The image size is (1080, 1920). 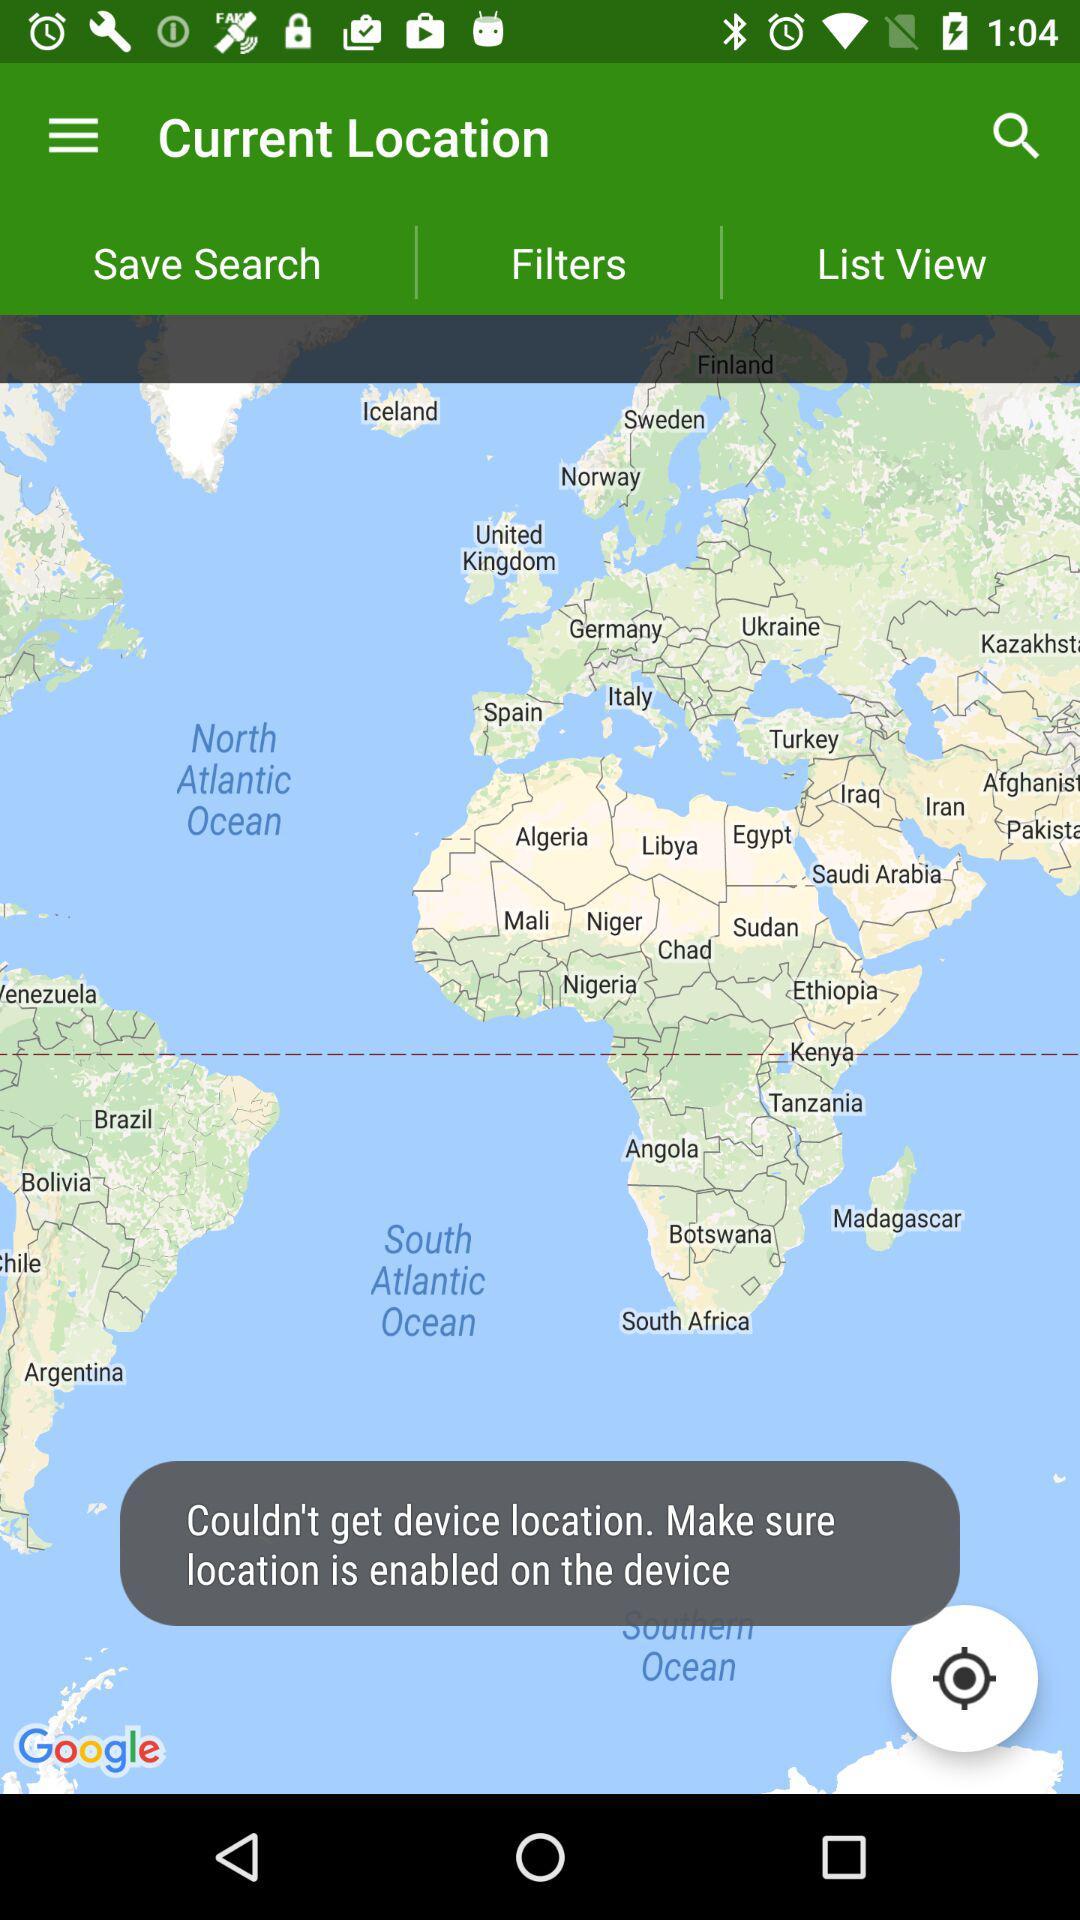 I want to click on the location_crosshair icon, so click(x=963, y=1678).